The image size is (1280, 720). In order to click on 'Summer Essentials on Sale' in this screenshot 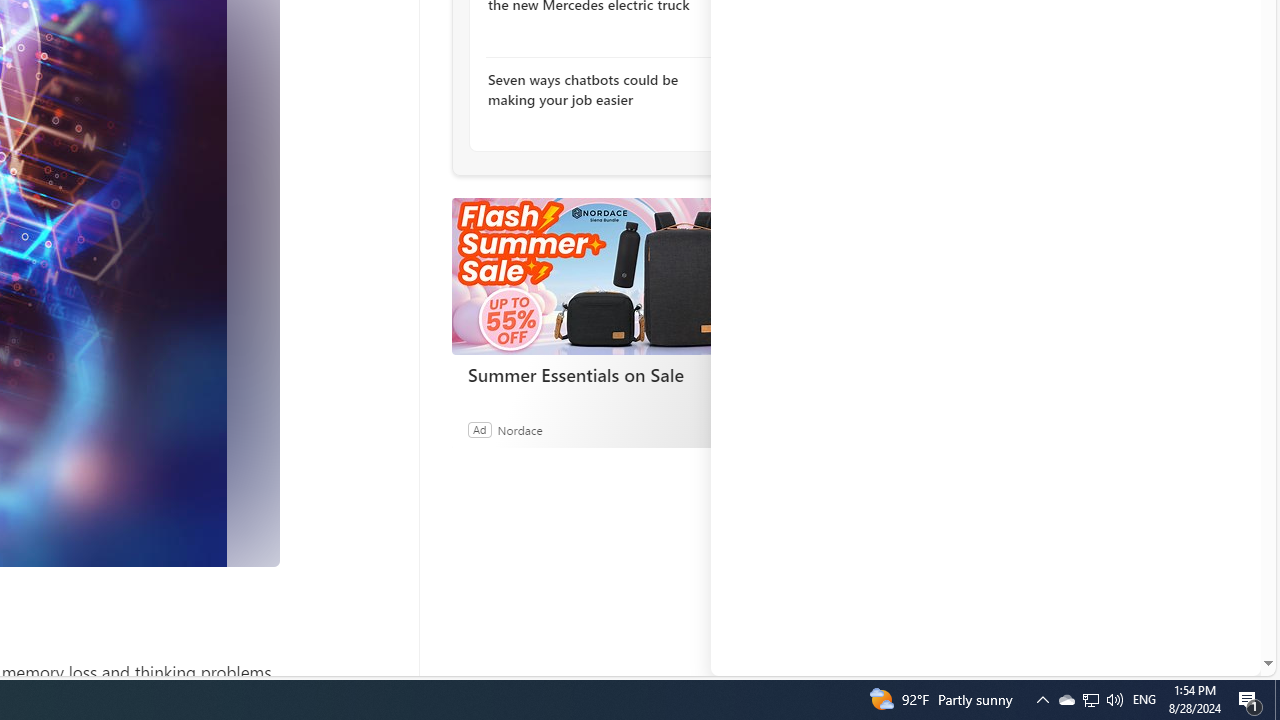, I will do `click(600, 375)`.